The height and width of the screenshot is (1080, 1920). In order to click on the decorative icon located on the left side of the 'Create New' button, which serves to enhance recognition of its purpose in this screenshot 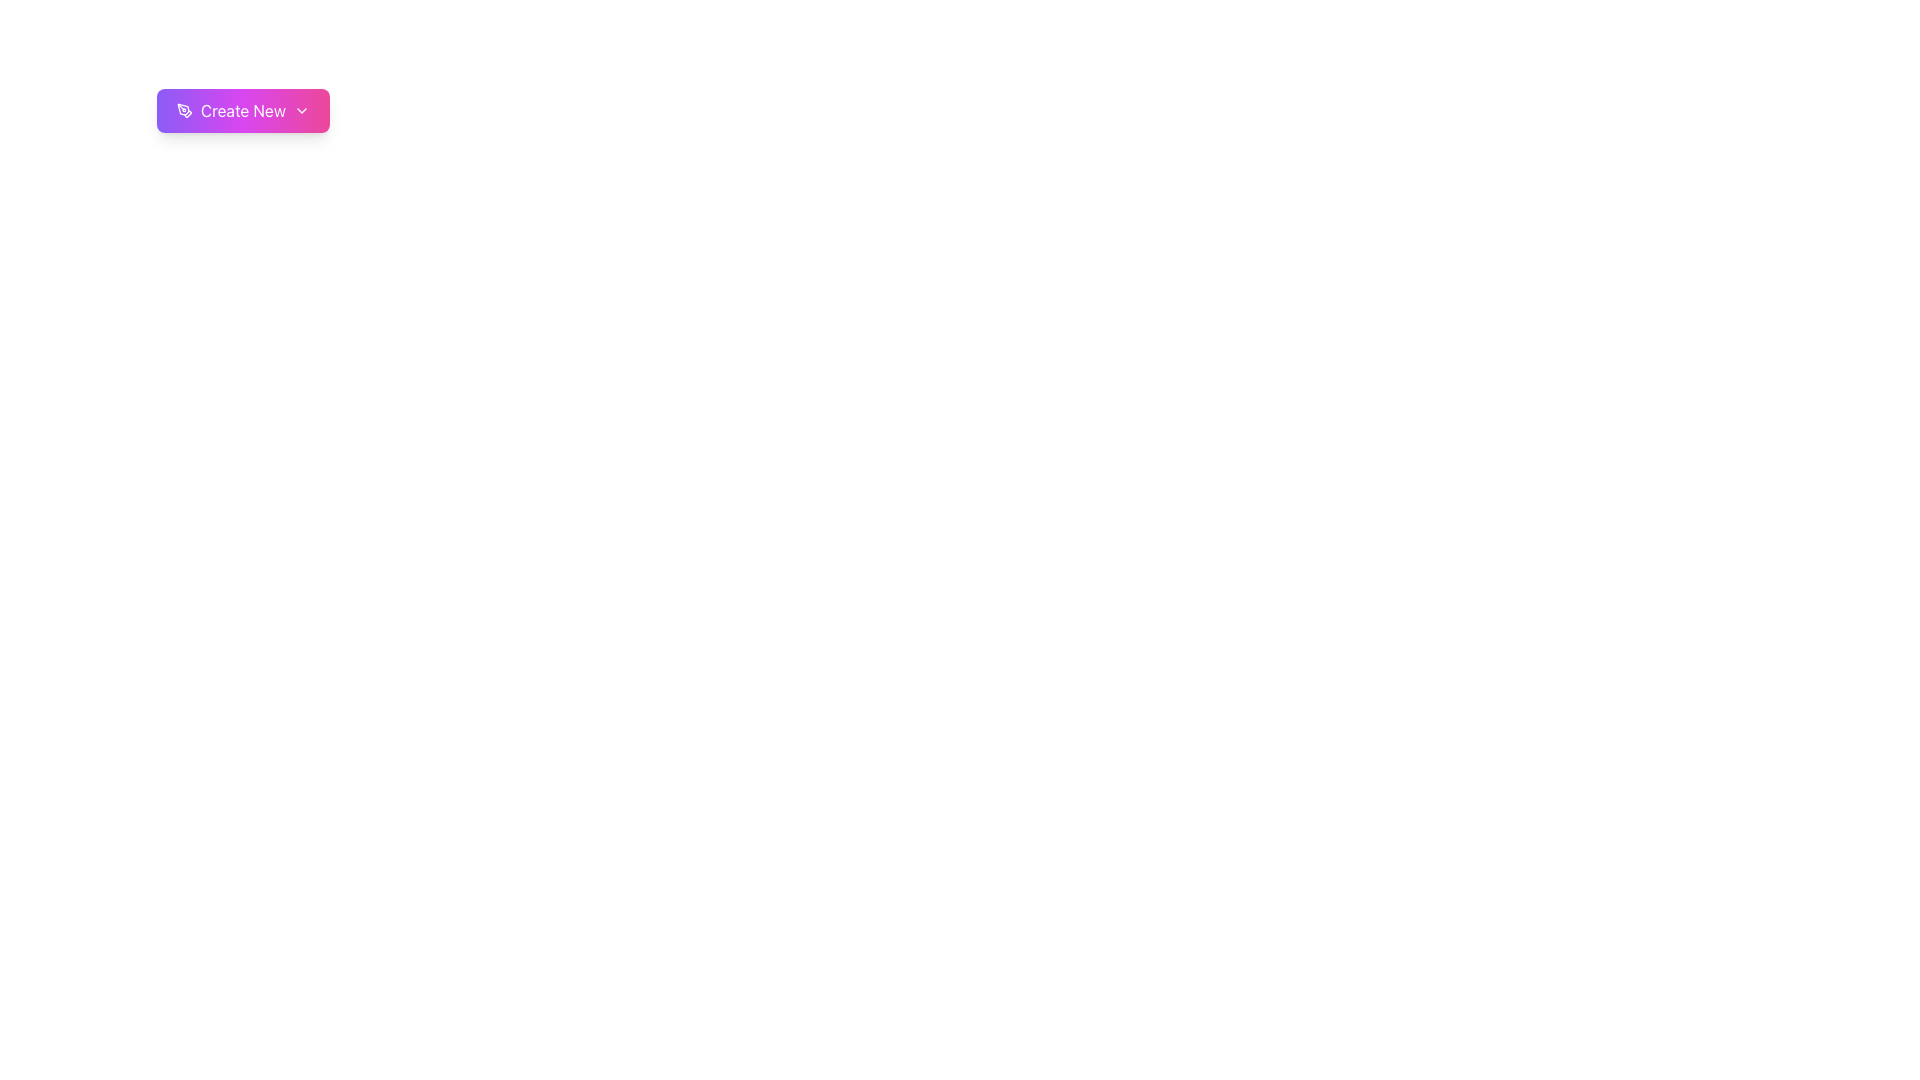, I will do `click(183, 109)`.